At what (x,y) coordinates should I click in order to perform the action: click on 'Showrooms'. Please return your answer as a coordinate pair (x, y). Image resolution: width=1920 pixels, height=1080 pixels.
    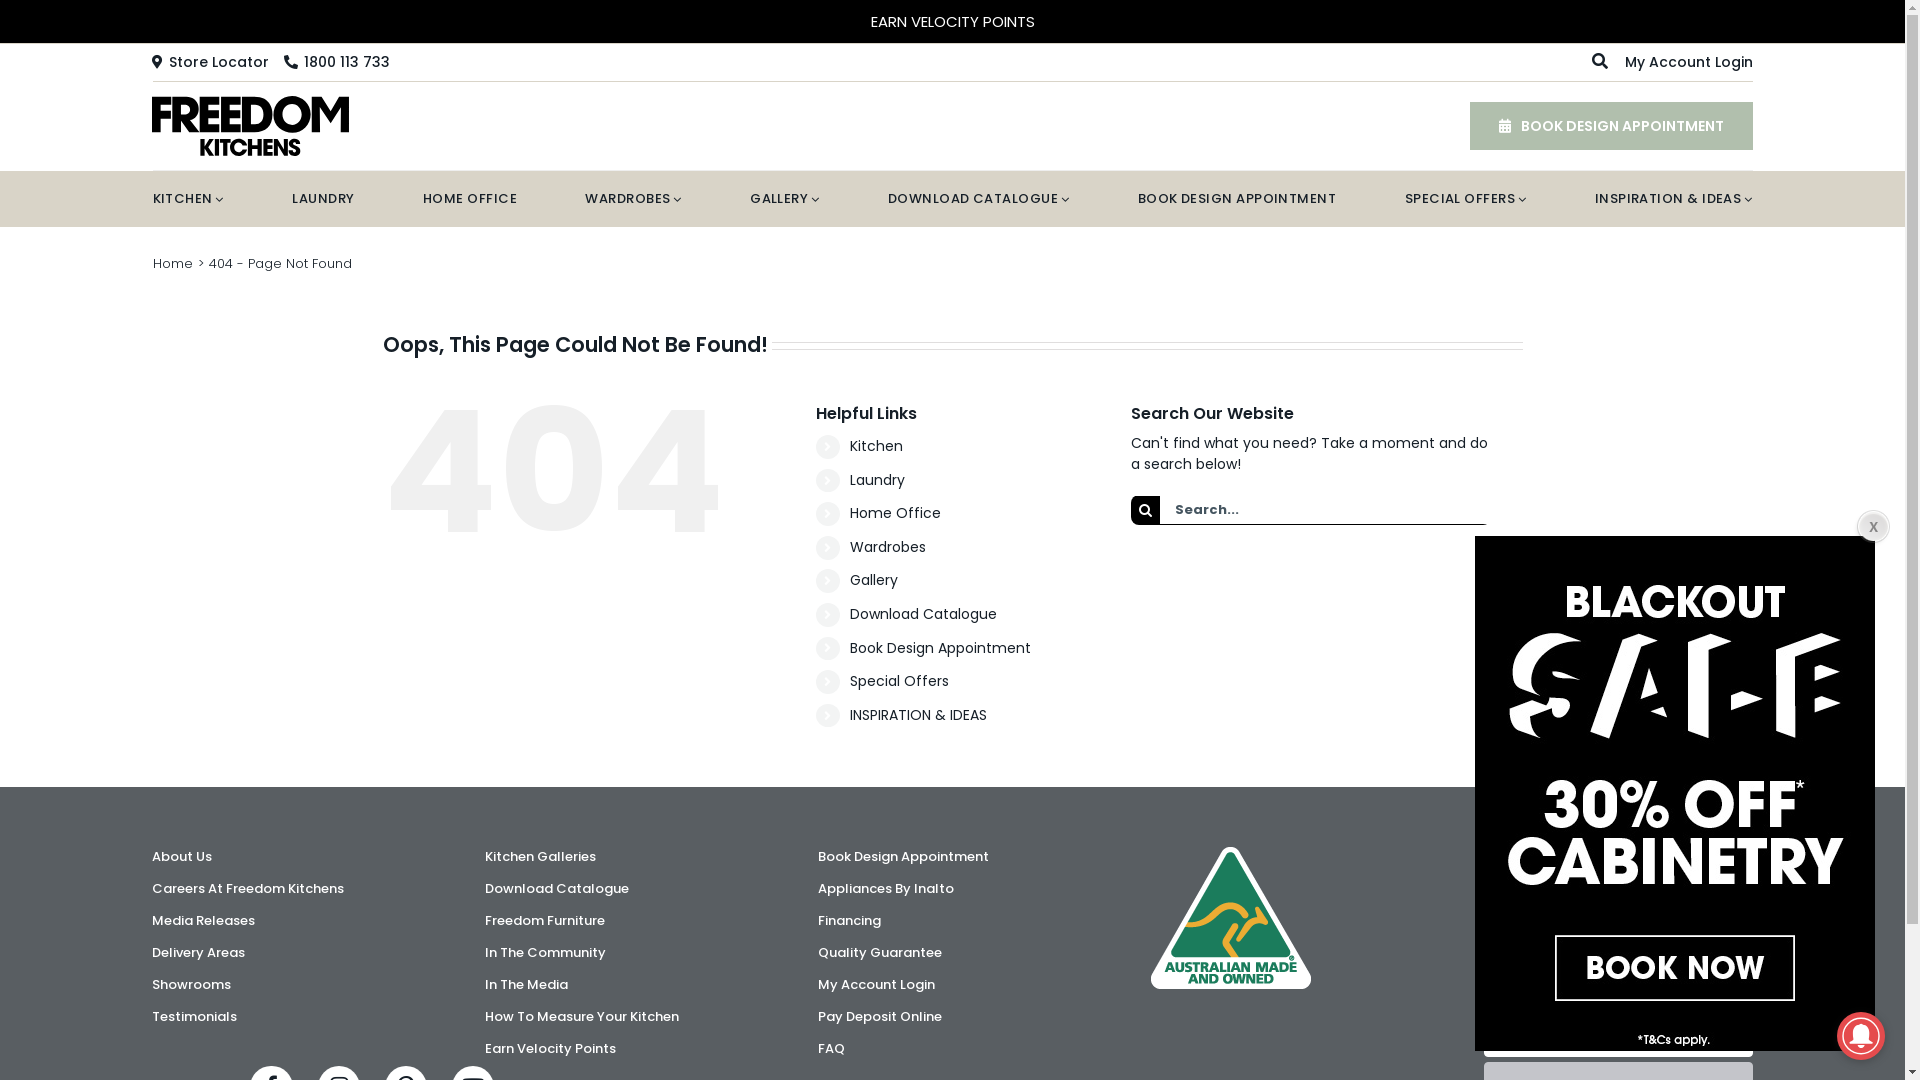
    Looking at the image, I should click on (285, 983).